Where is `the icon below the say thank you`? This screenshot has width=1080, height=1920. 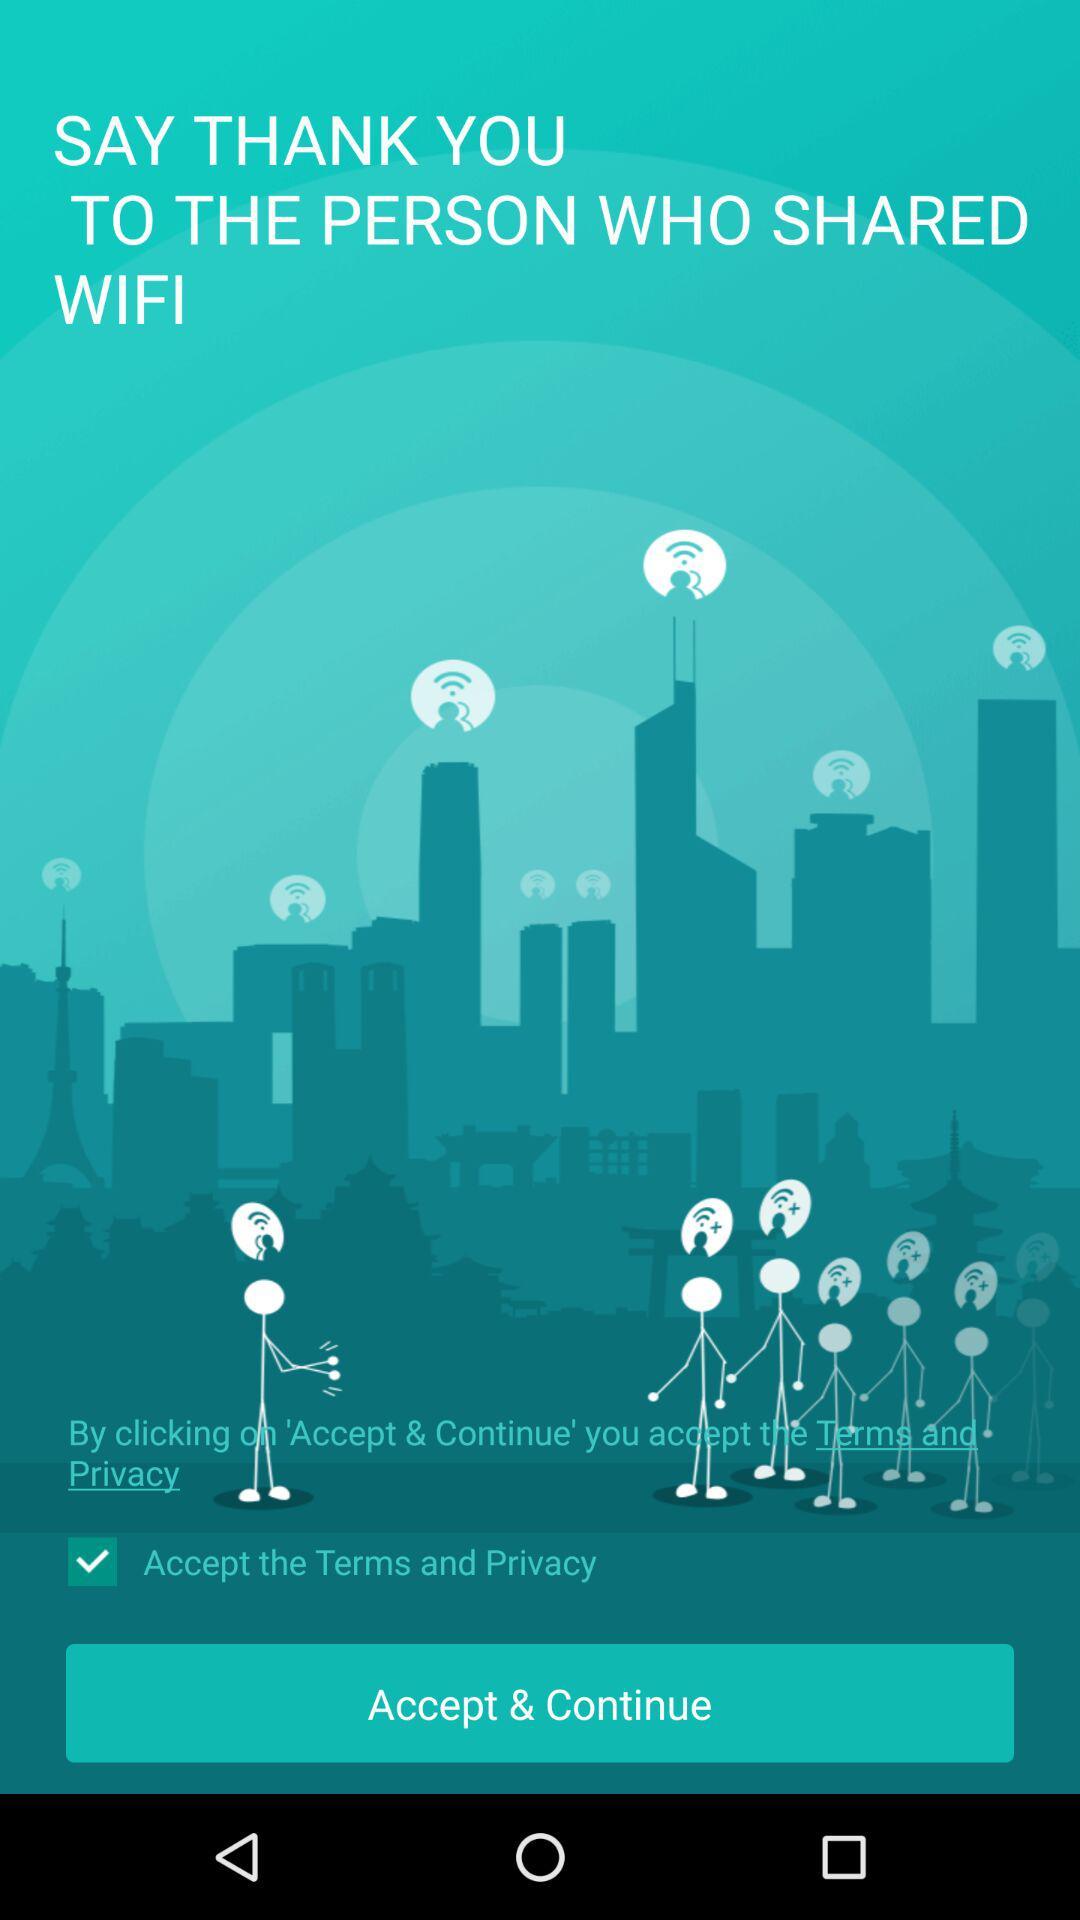
the icon below the say thank you is located at coordinates (540, 1451).